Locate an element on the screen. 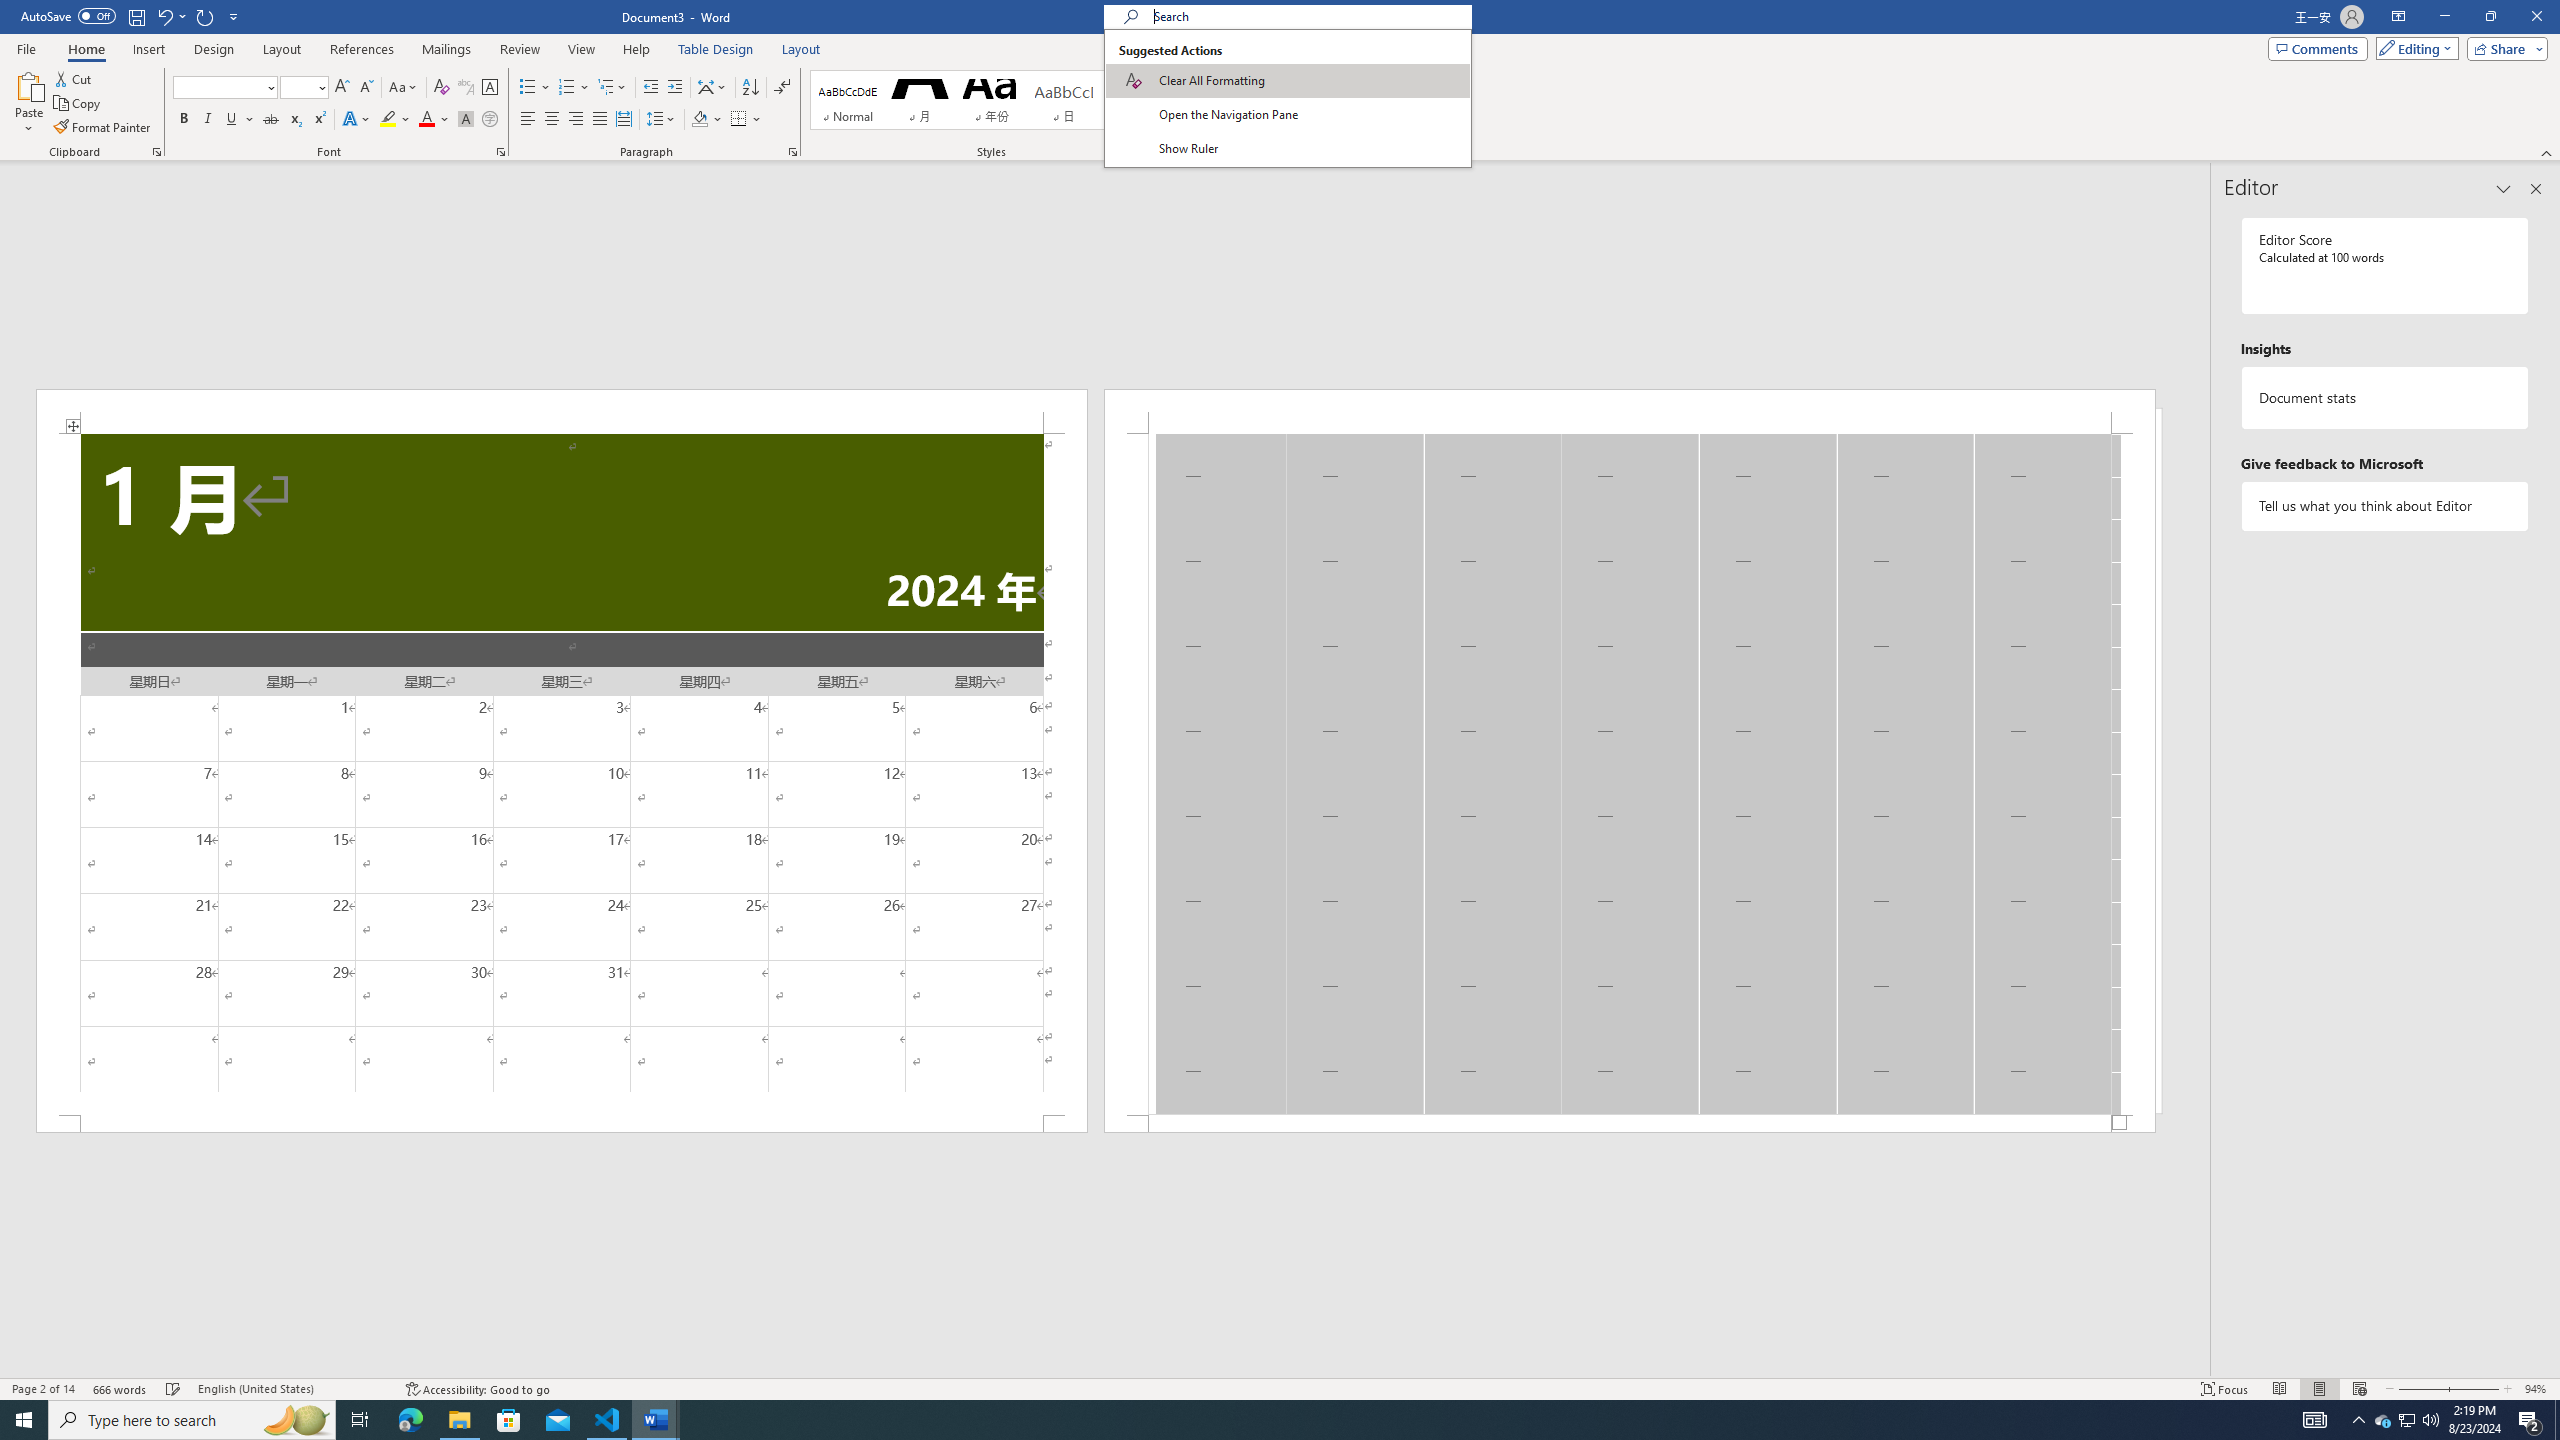 The image size is (2560, 1440). 'Distributed' is located at coordinates (623, 118).